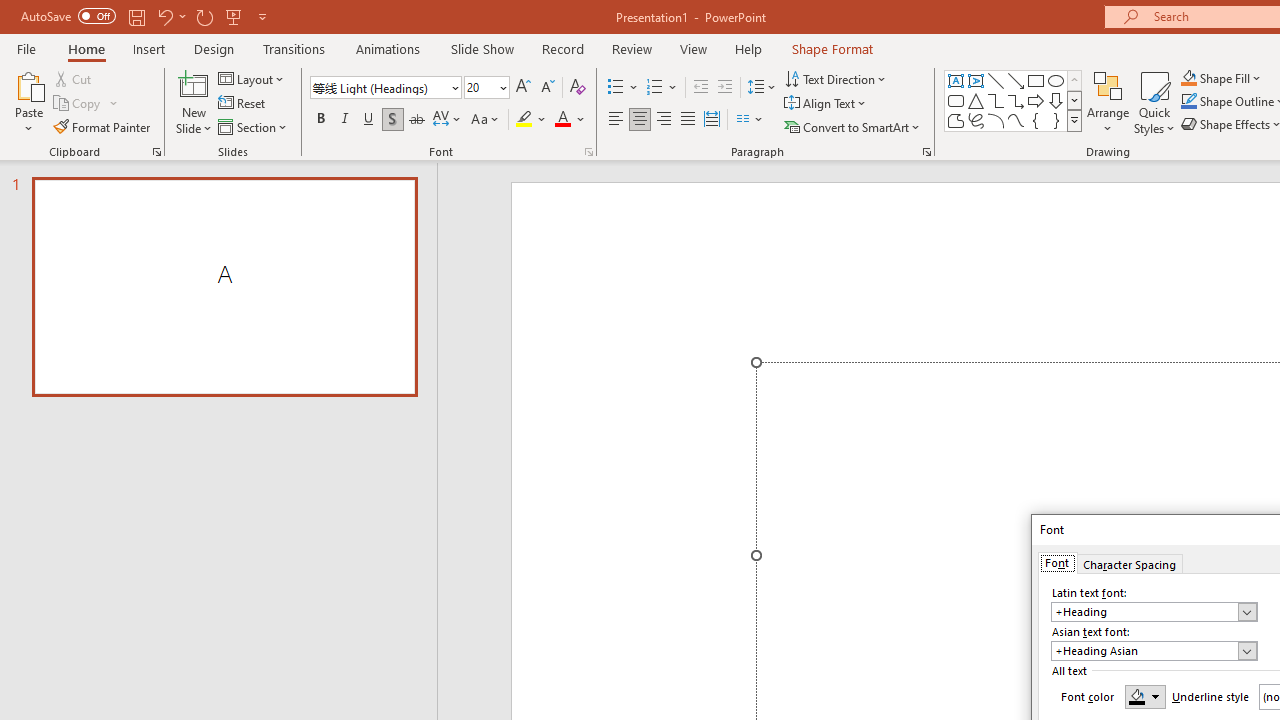 This screenshot has height=720, width=1280. I want to click on 'Numbering', so click(654, 86).